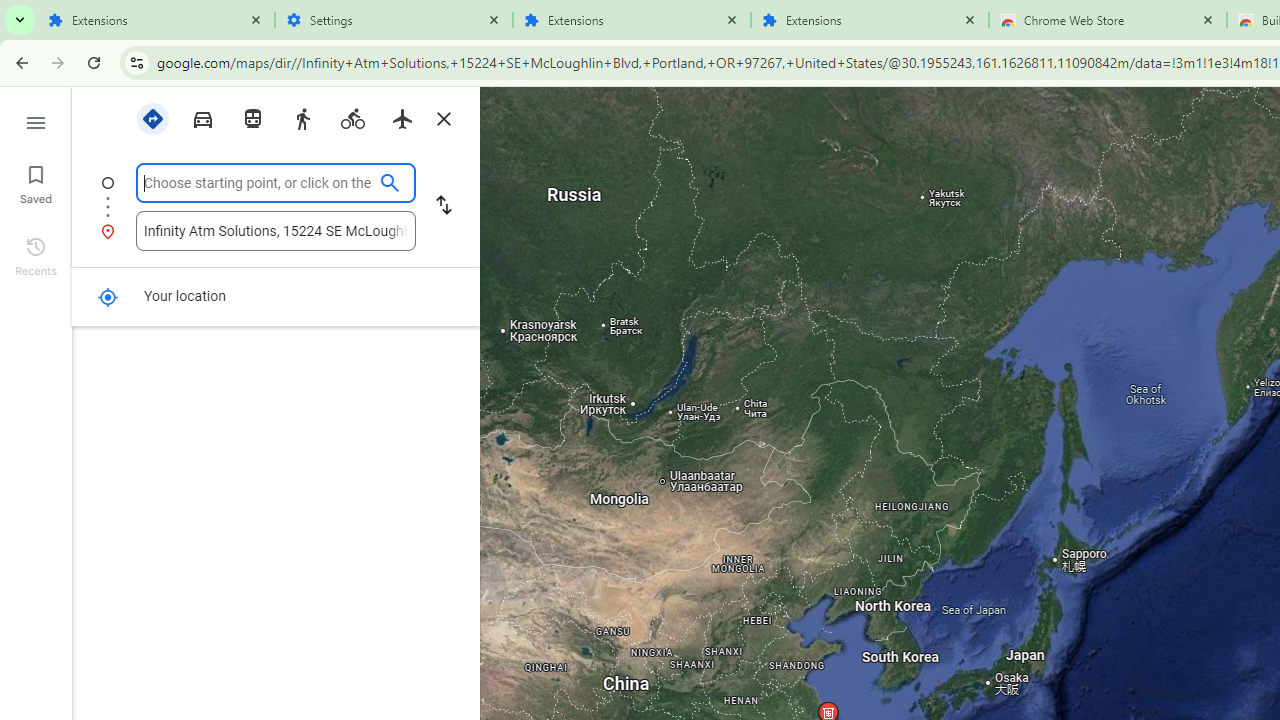 The height and width of the screenshot is (720, 1280). I want to click on 'Walking', so click(301, 117).